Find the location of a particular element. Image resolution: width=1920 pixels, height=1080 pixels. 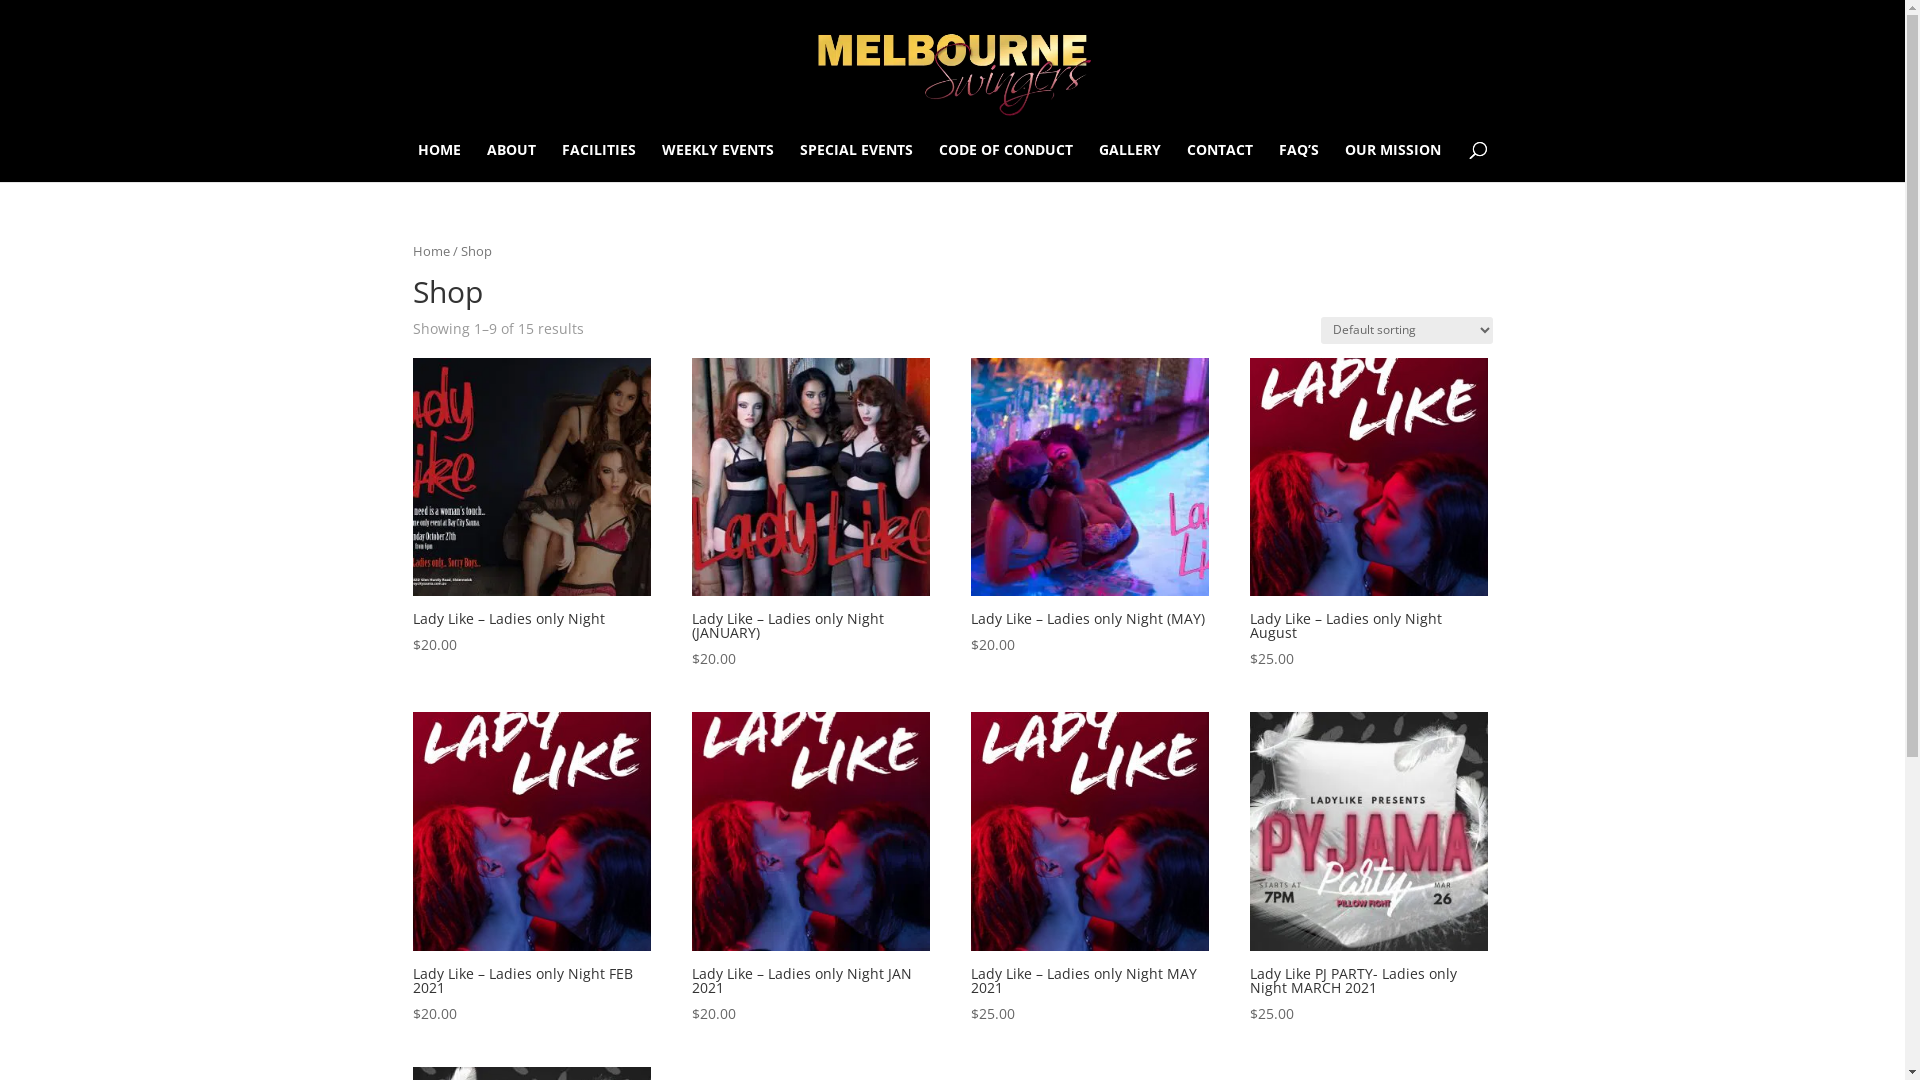

'ABOUT' is located at coordinates (511, 161).